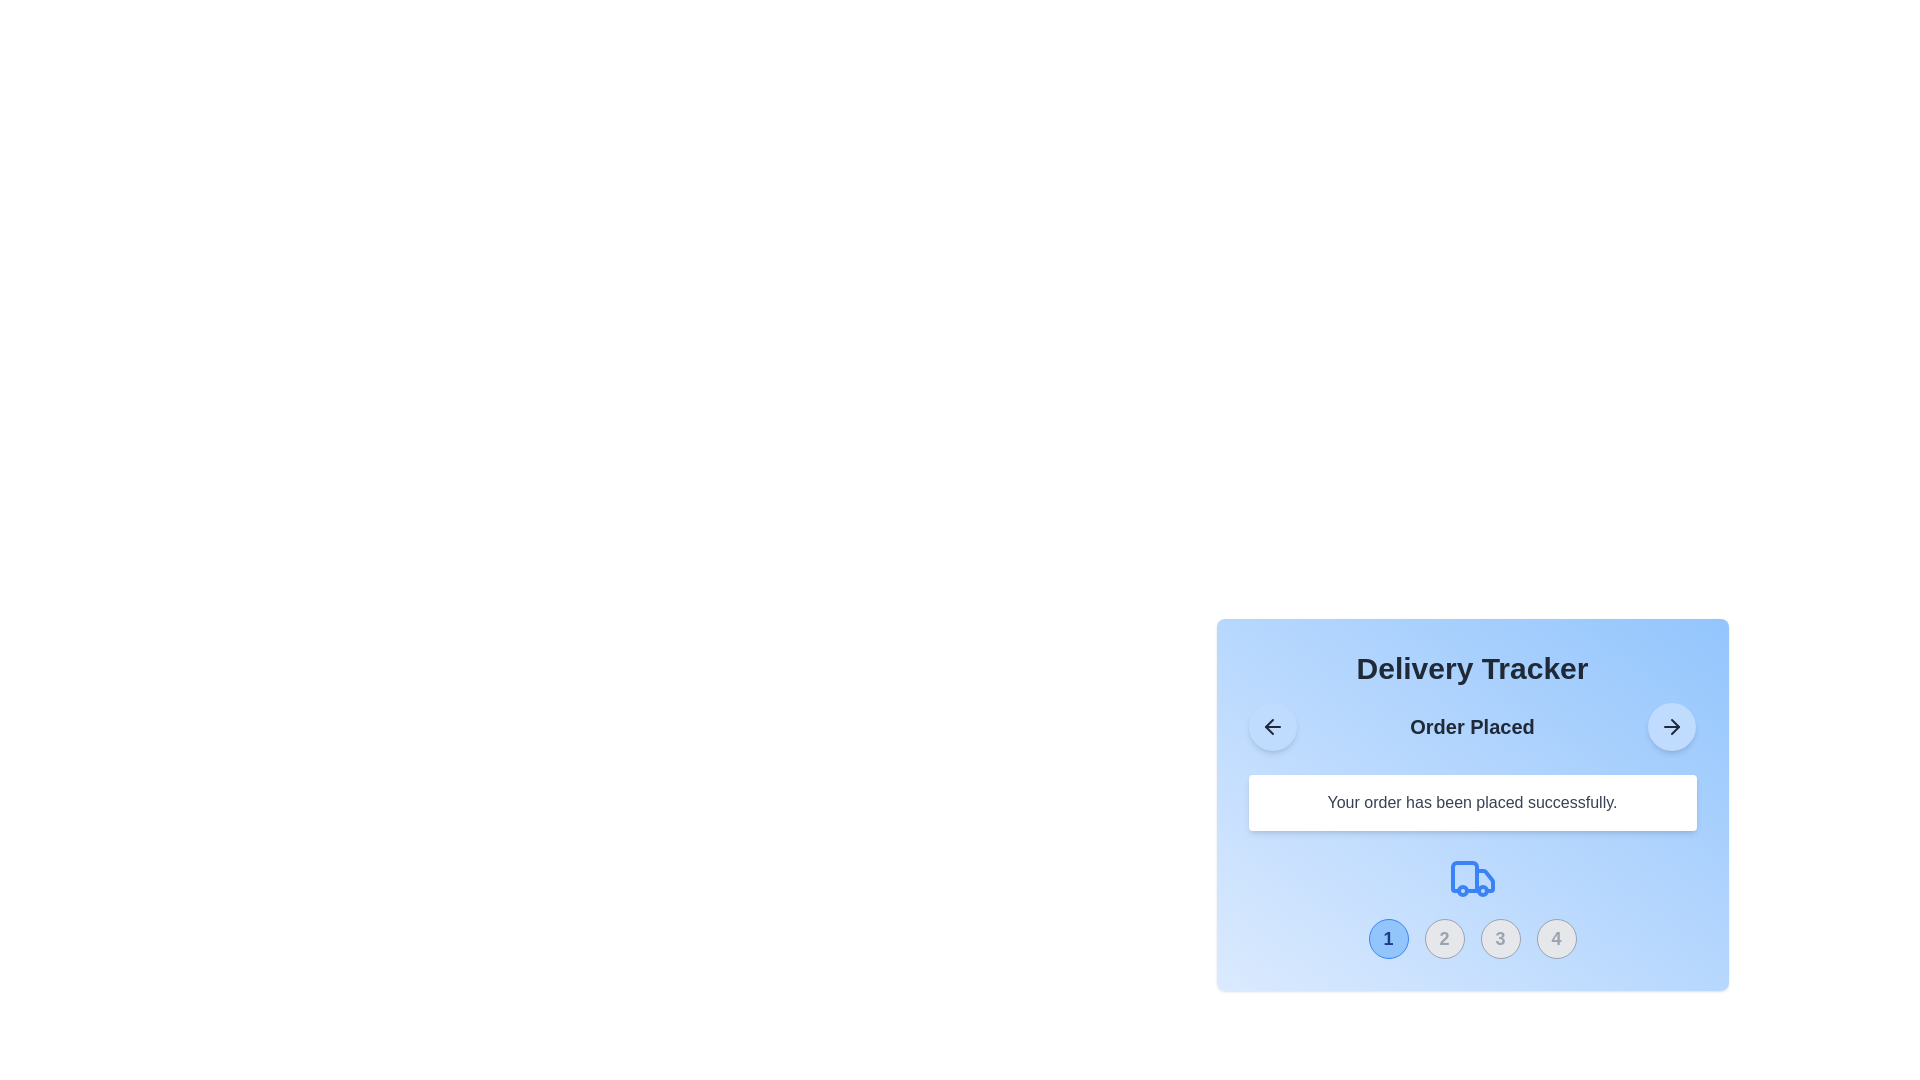 The height and width of the screenshot is (1080, 1920). What do you see at coordinates (1675, 726) in the screenshot?
I see `the right-pointing arrow icon within the circular button located at the top-right corner of the 'Delivery Tracker' section` at bounding box center [1675, 726].